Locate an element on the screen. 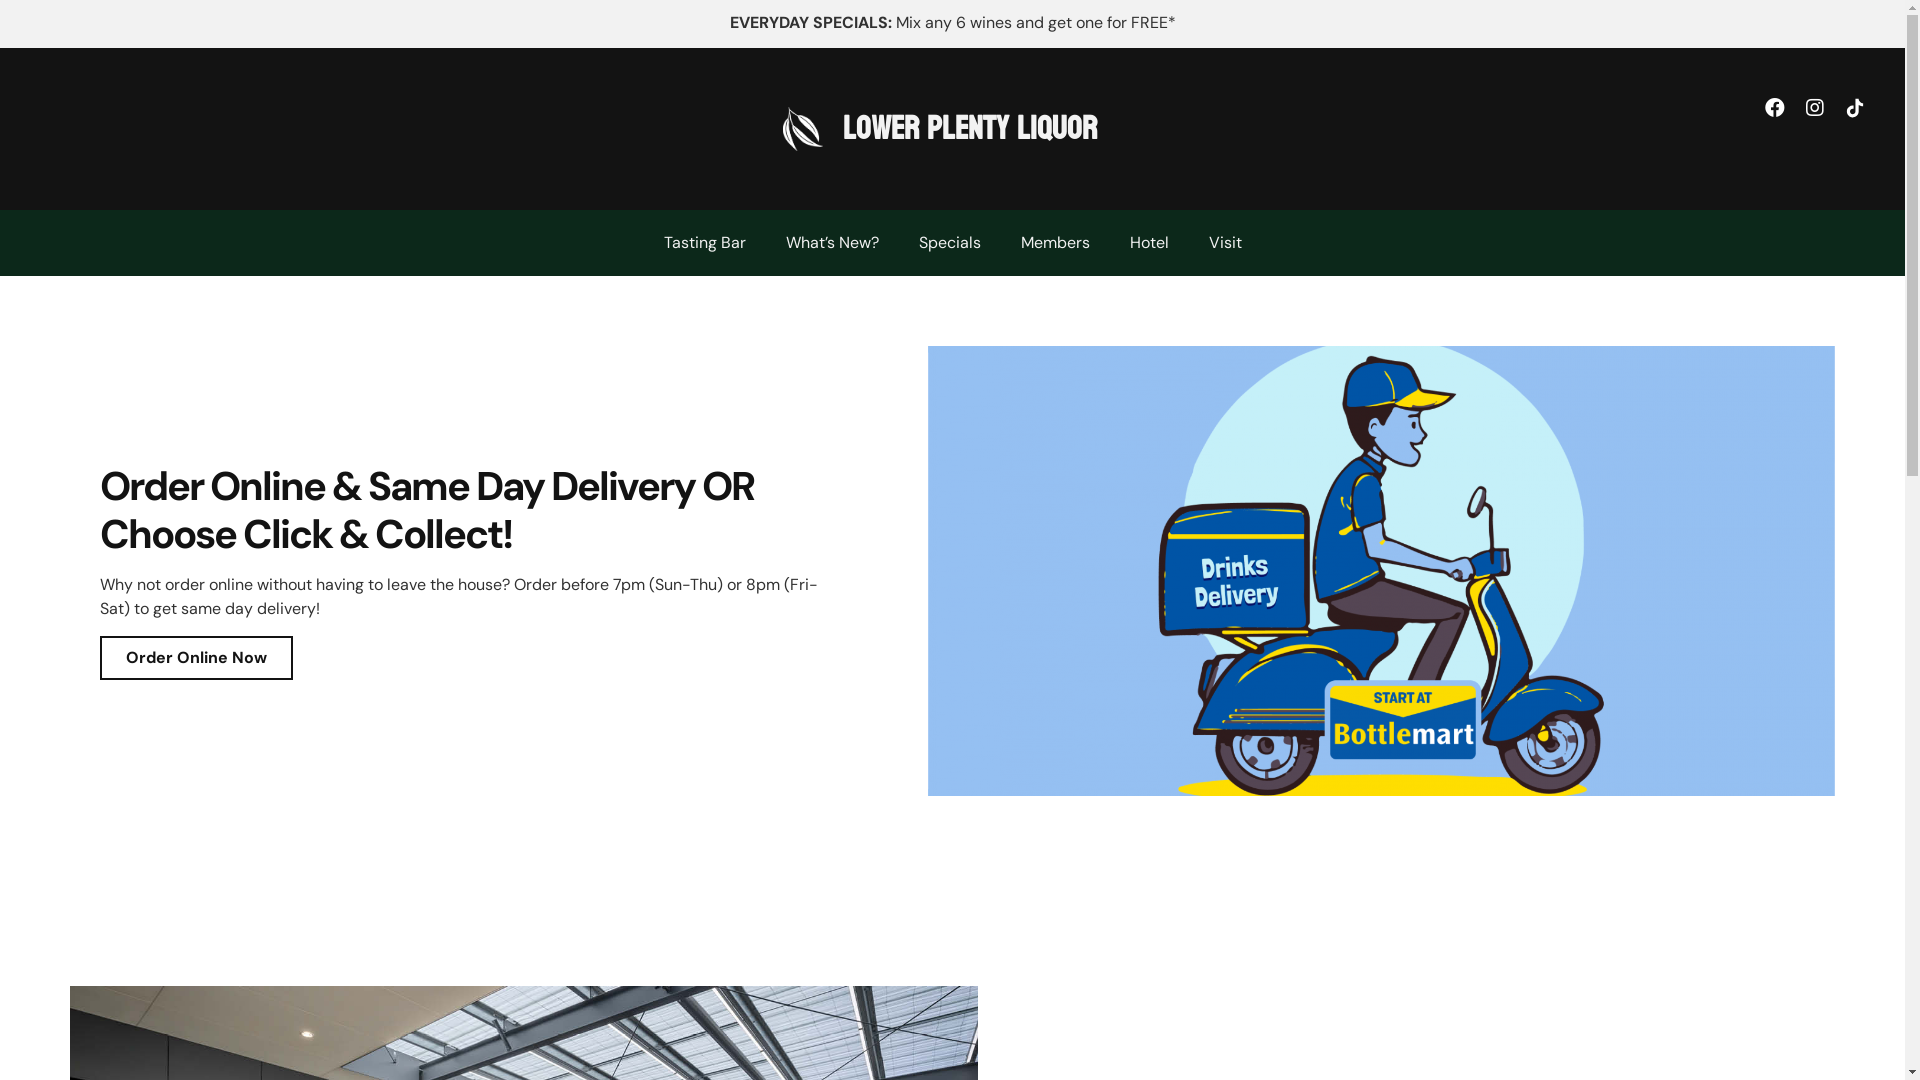  'Visit' is located at coordinates (1223, 242).